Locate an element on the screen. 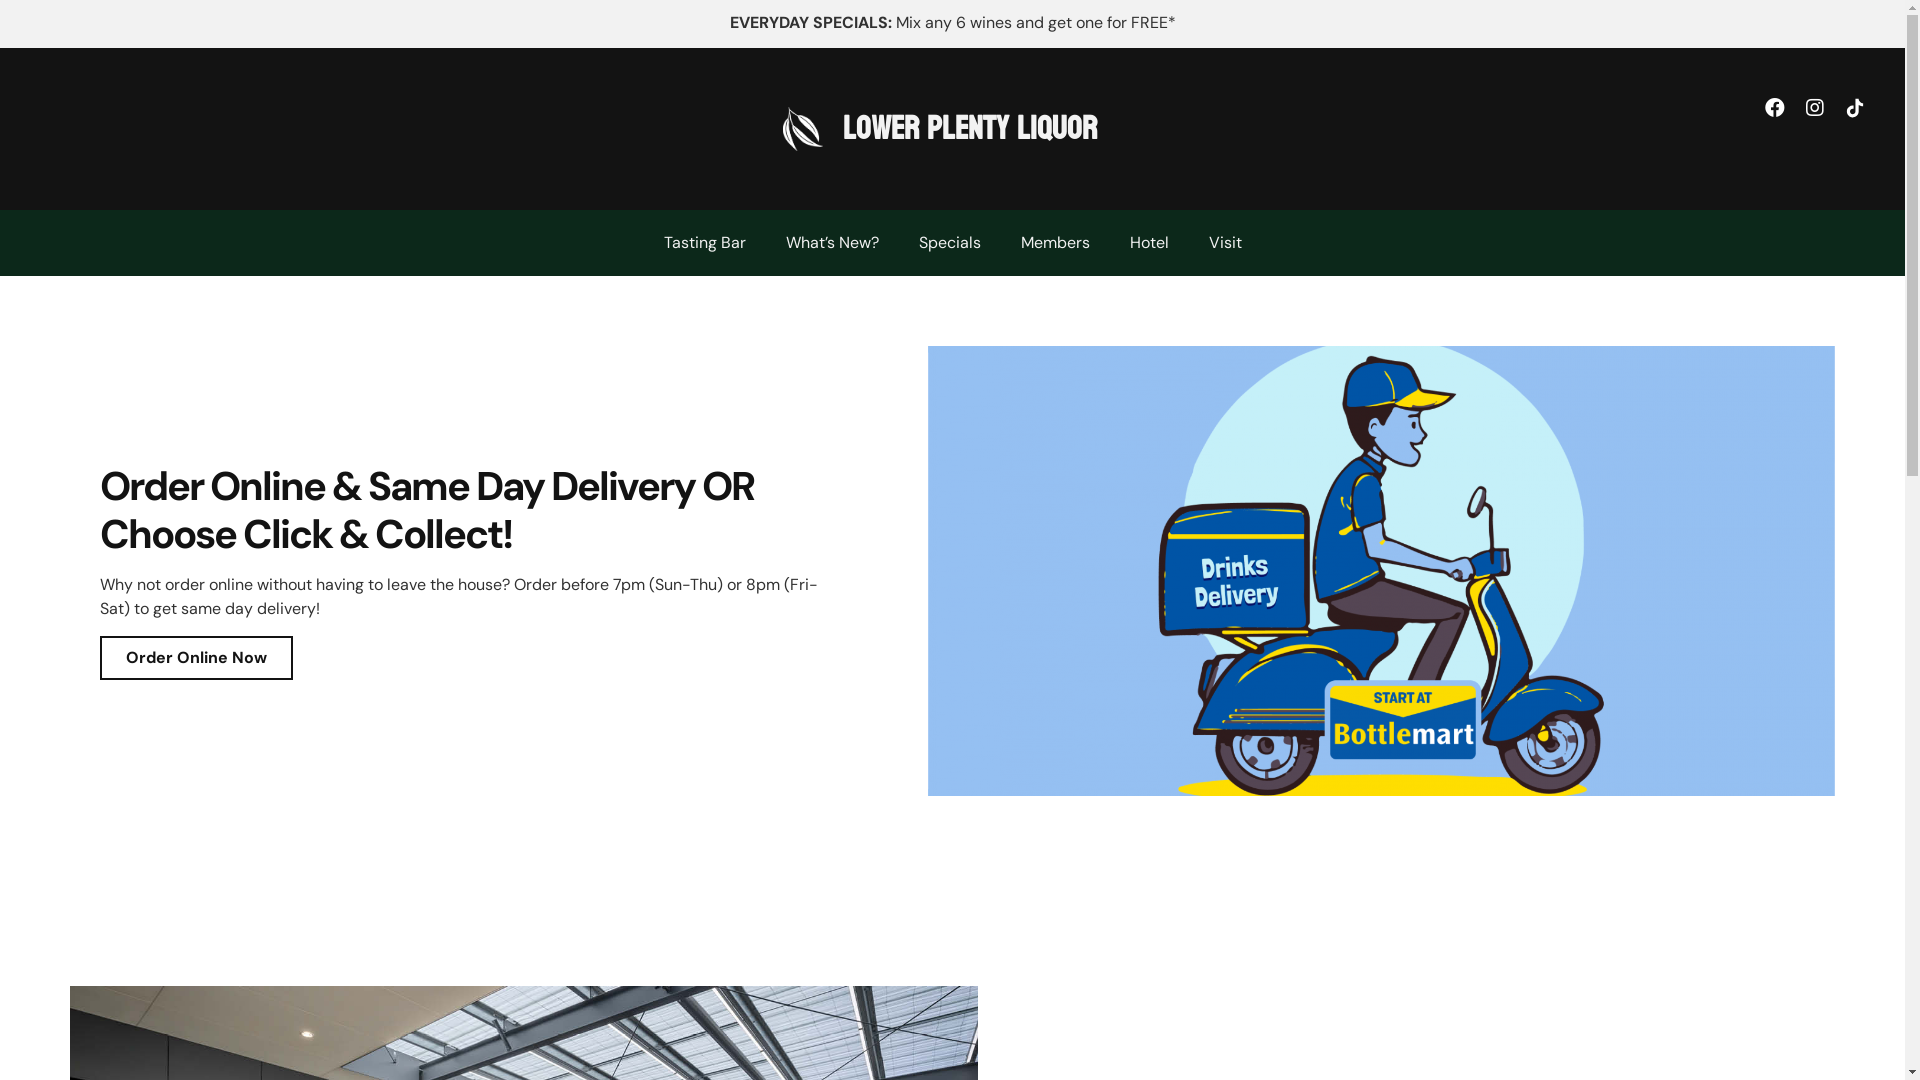  'Visit' is located at coordinates (1223, 242).